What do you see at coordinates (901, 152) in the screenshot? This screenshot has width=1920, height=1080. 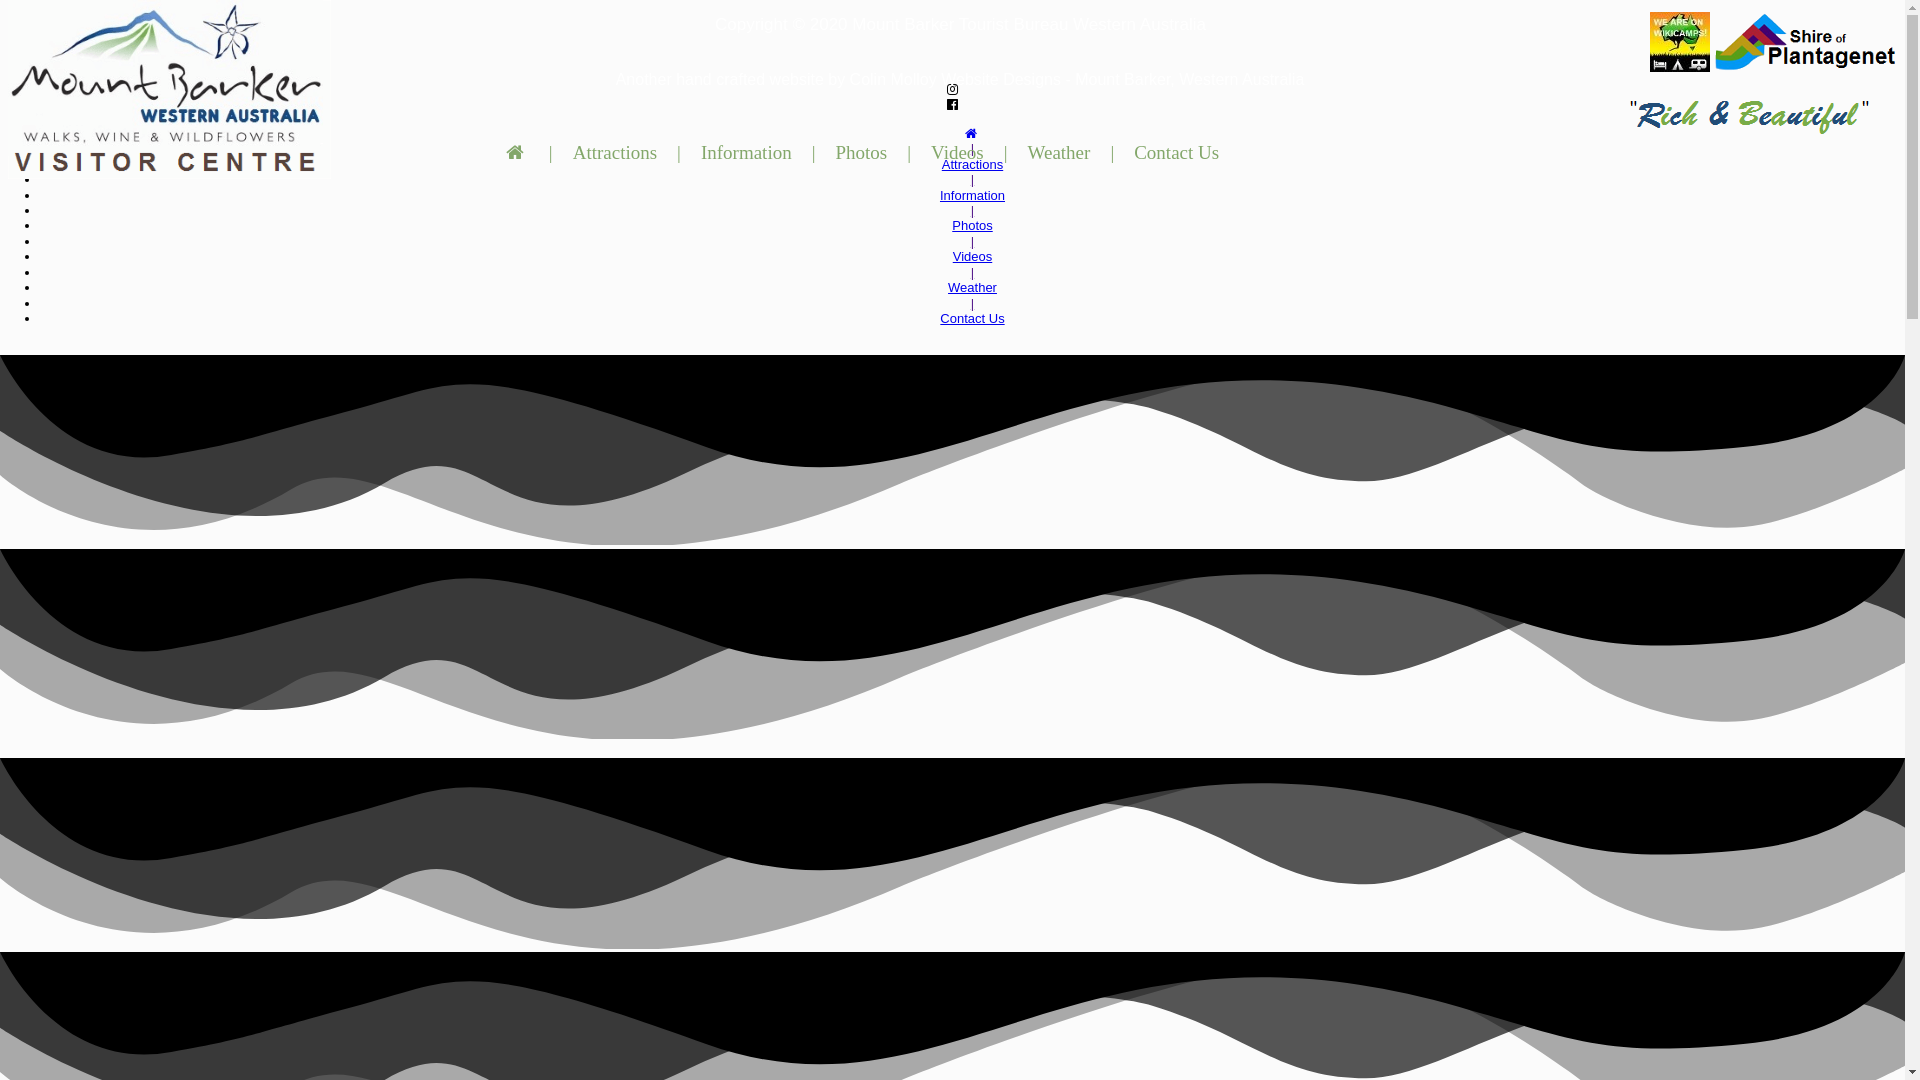 I see `'|'` at bounding box center [901, 152].